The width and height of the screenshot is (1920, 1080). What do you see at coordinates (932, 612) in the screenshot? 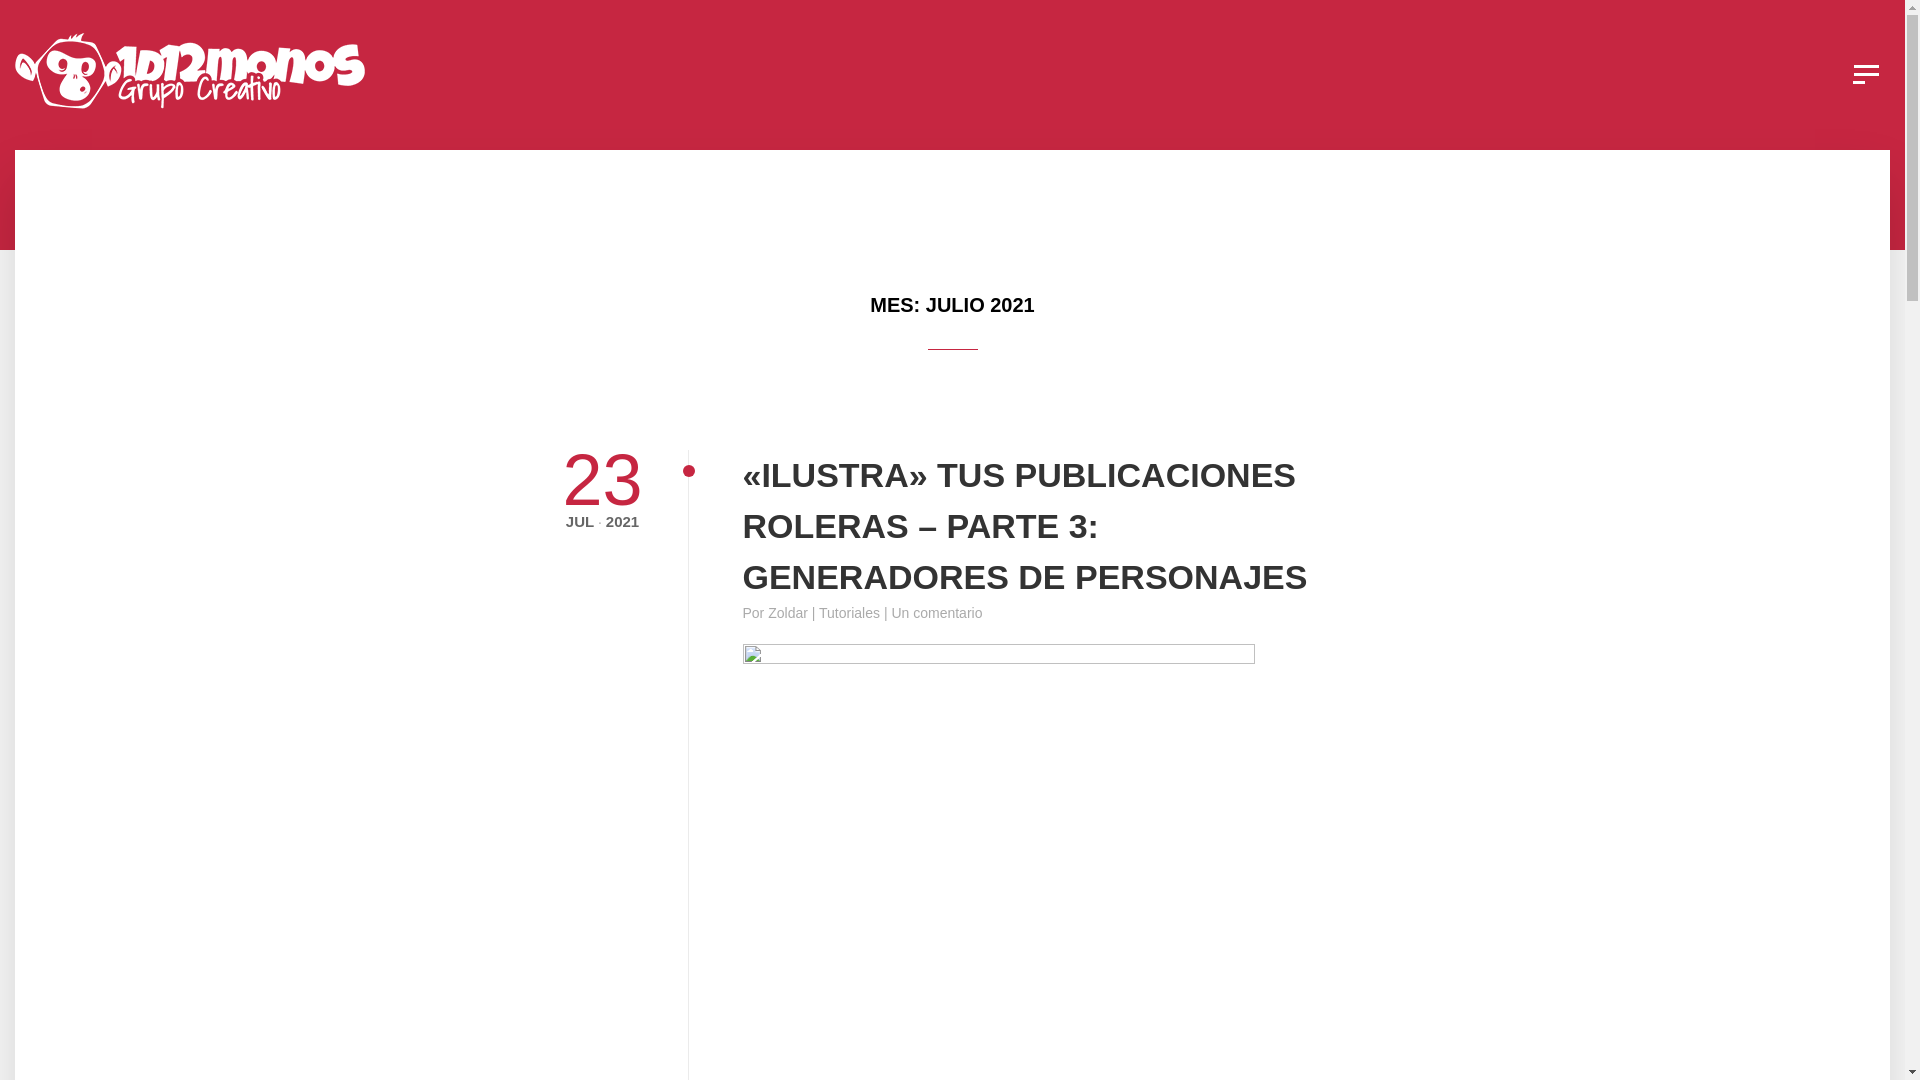
I see `'| Un comentario'` at bounding box center [932, 612].